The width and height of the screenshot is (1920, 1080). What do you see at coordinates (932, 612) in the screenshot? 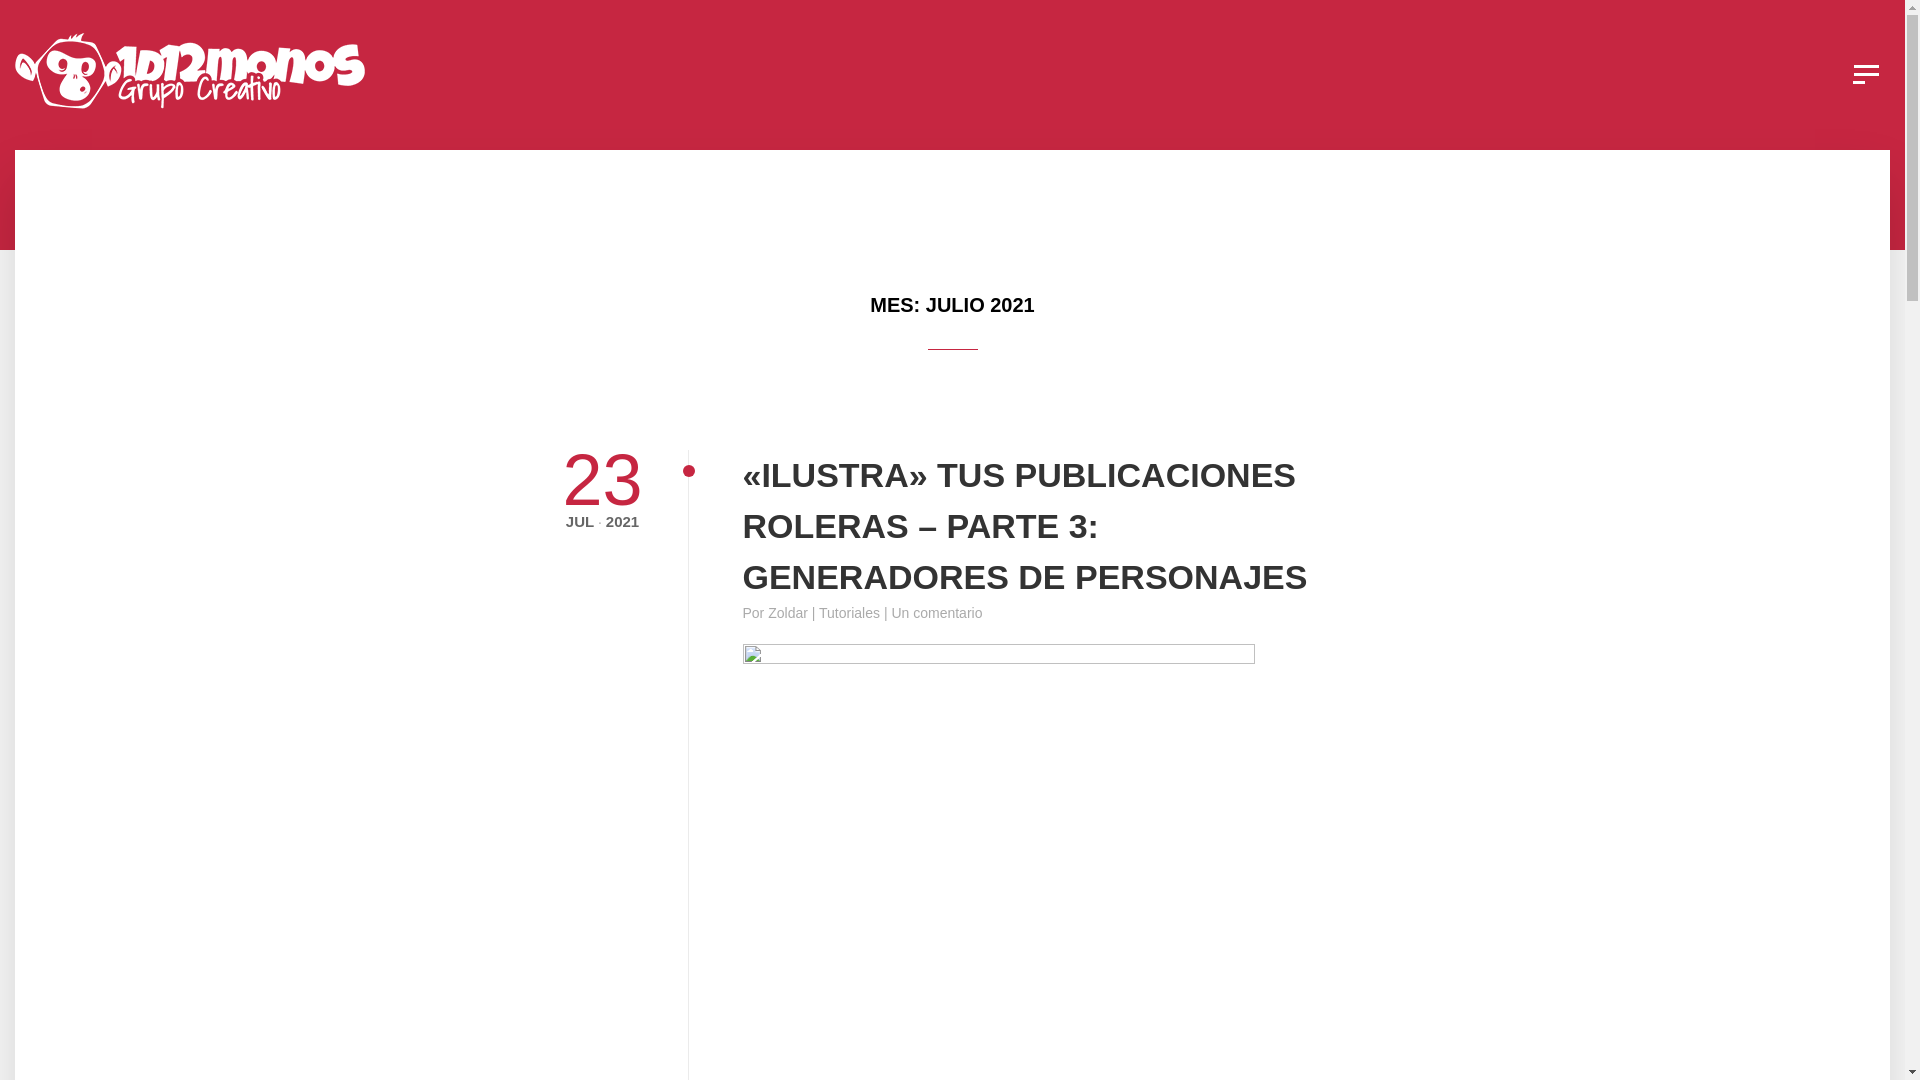
I see `'| Un comentario'` at bounding box center [932, 612].